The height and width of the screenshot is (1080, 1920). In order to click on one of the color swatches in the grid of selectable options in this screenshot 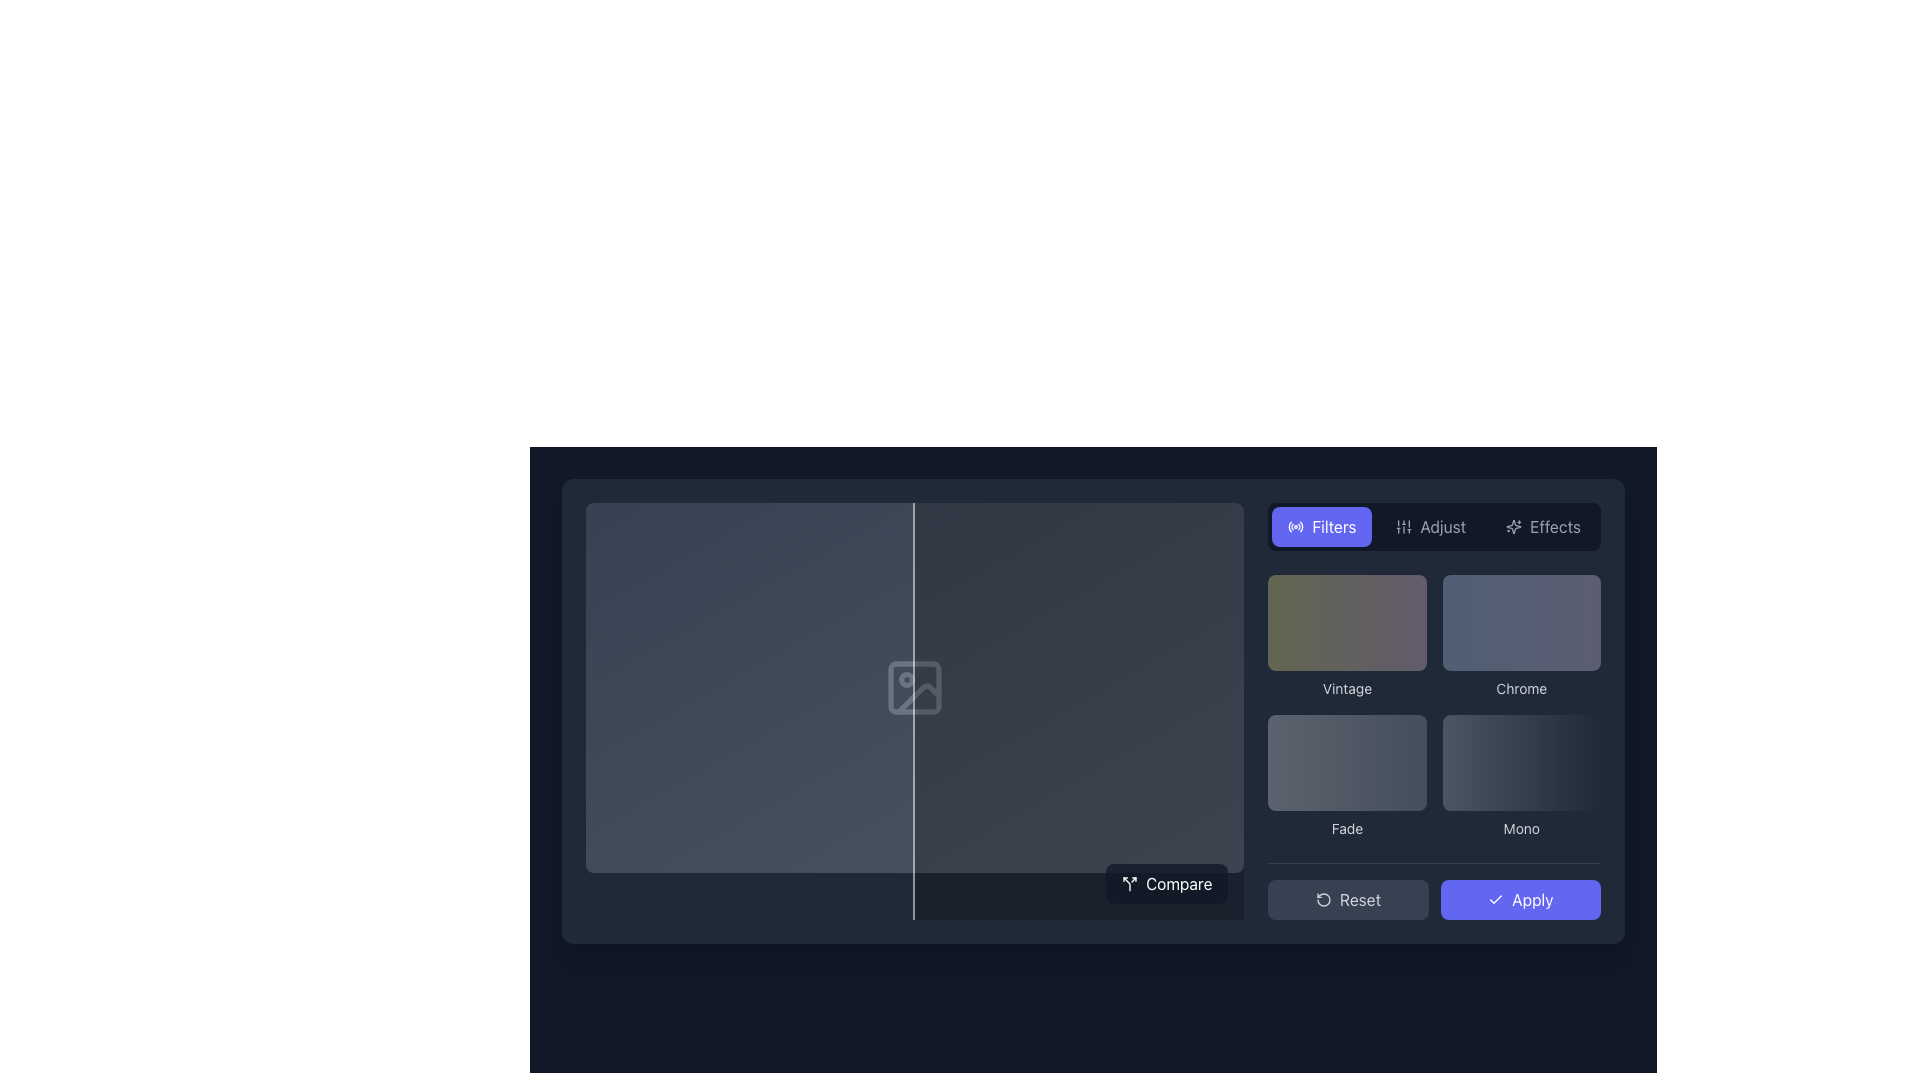, I will do `click(1433, 710)`.